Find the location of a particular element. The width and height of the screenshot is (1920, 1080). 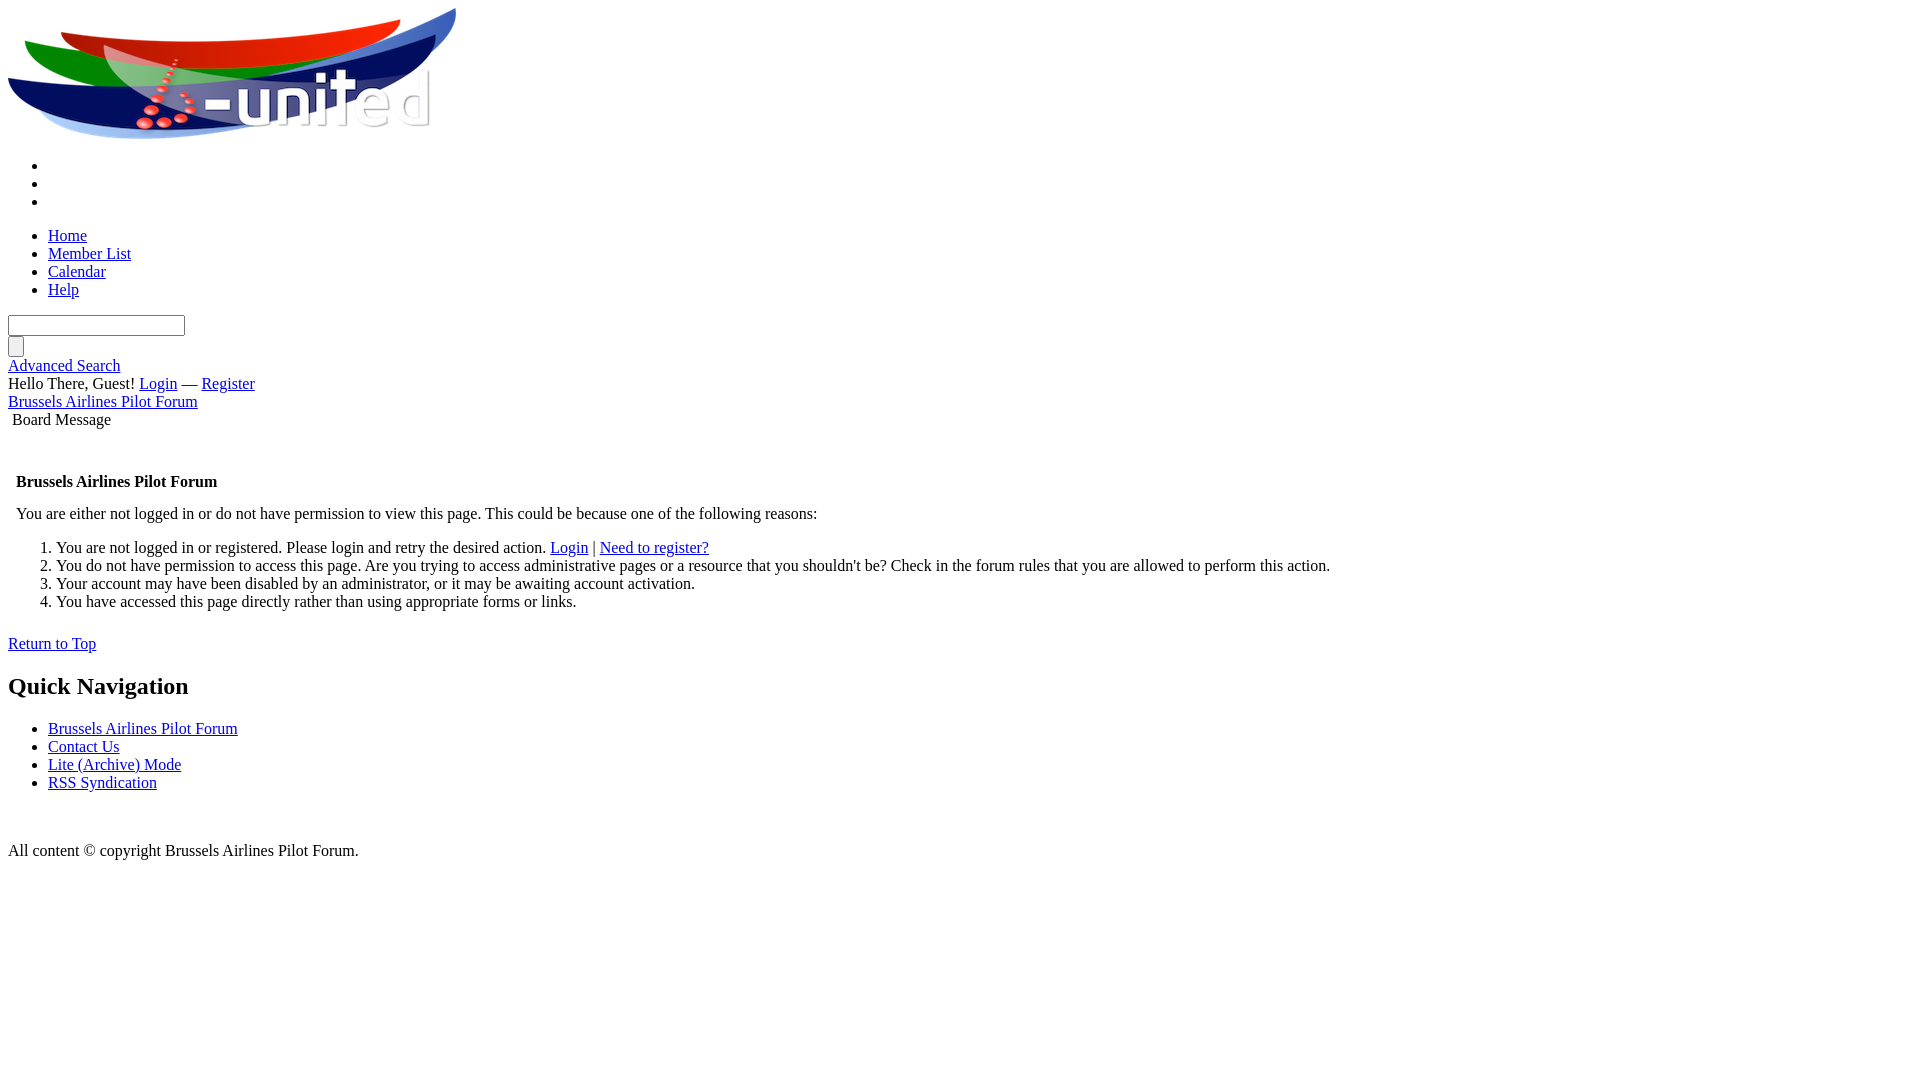

'Lite (Archive) Mode' is located at coordinates (113, 764).